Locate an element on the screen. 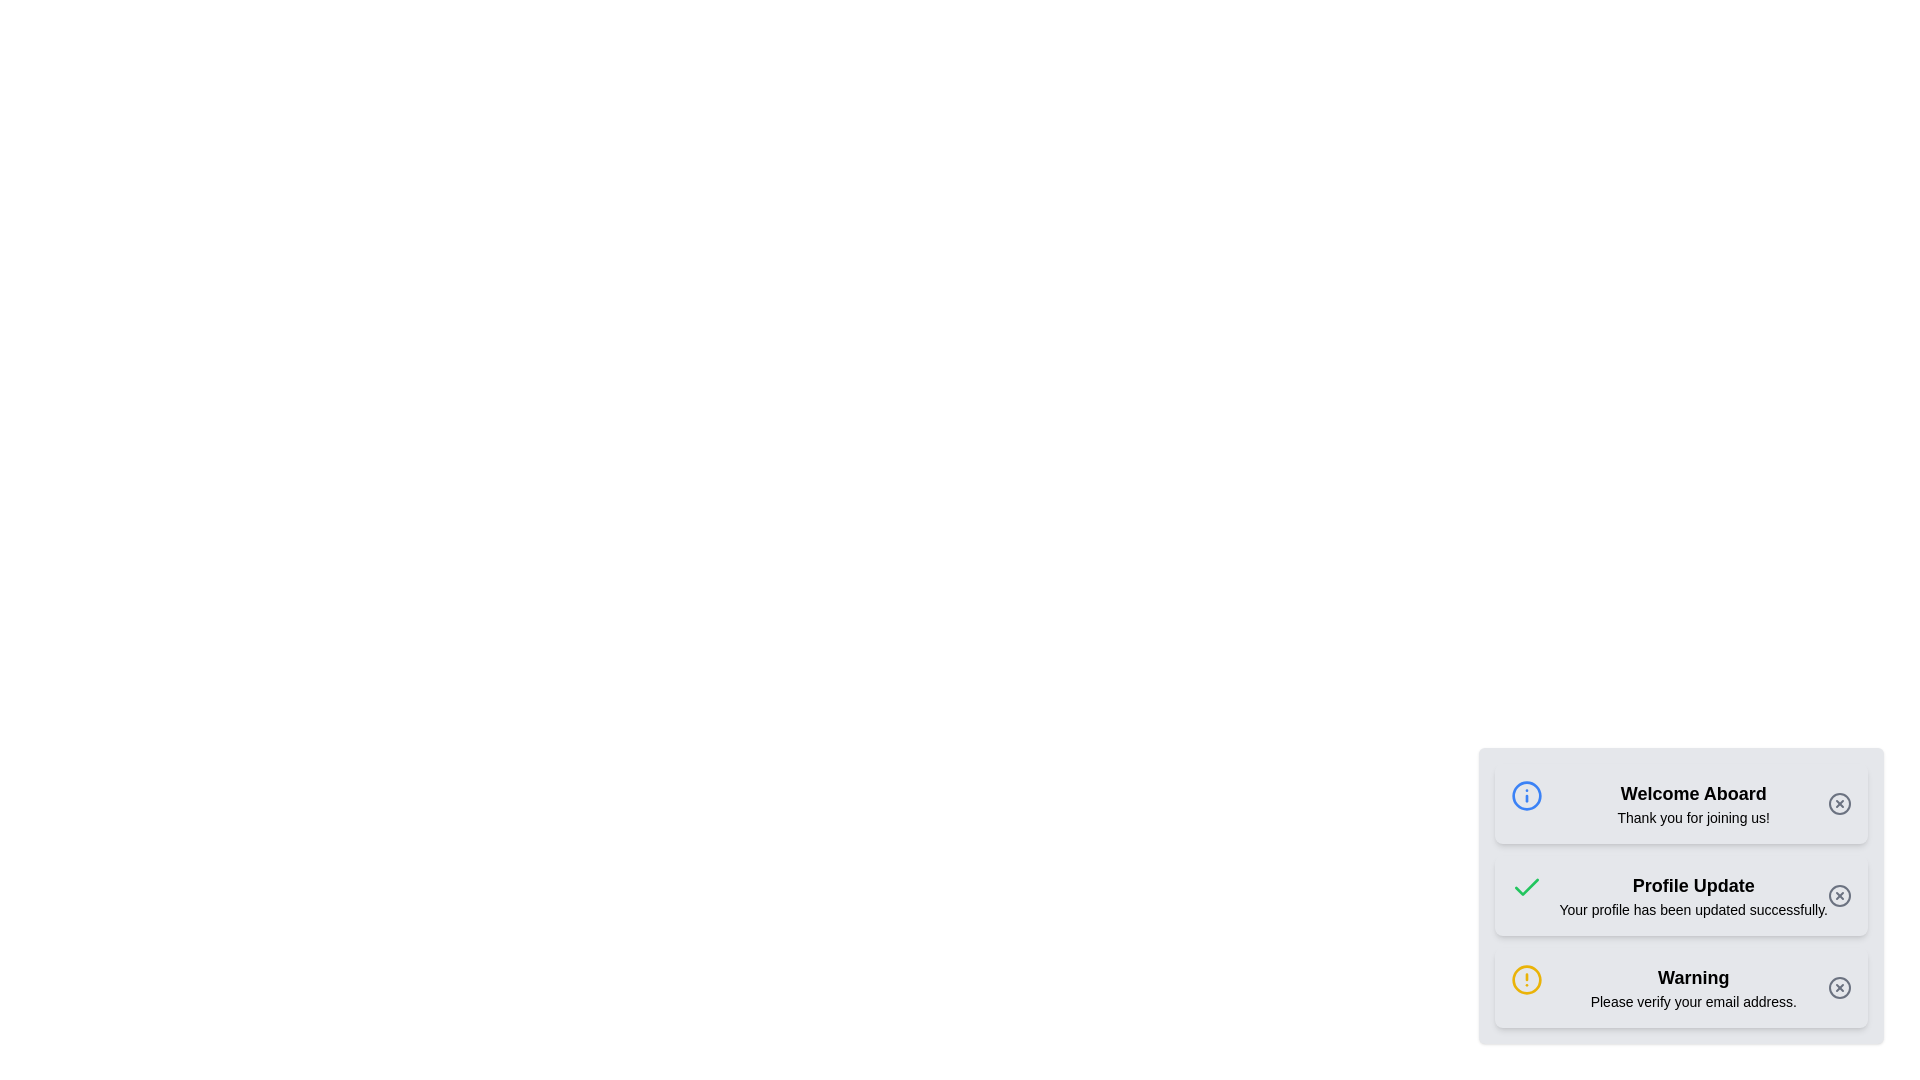 The image size is (1920, 1080). the circular 'X' button located on the right side of the 'Warning' notification box is located at coordinates (1839, 986).